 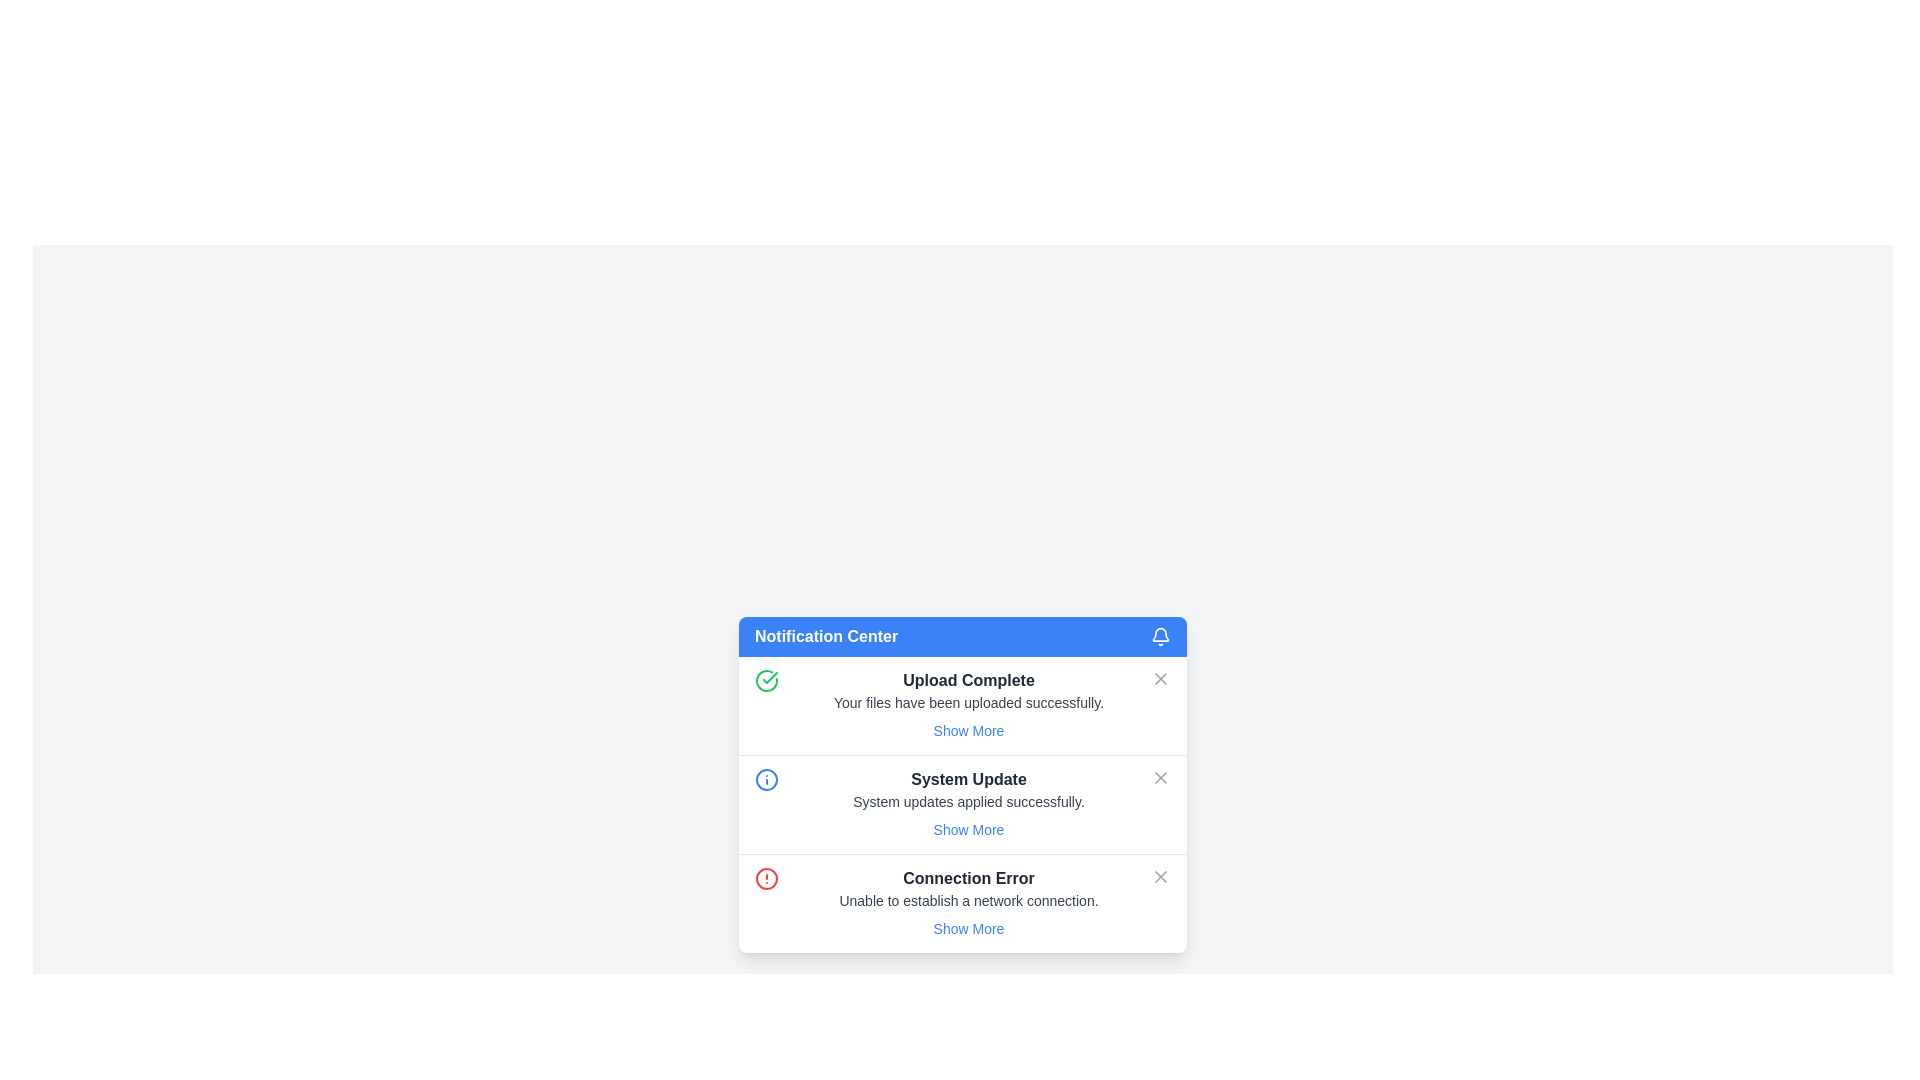 What do you see at coordinates (969, 829) in the screenshot?
I see `the 'Show More' text link styled in blue, located in the notification entry labeled 'System Update'` at bounding box center [969, 829].